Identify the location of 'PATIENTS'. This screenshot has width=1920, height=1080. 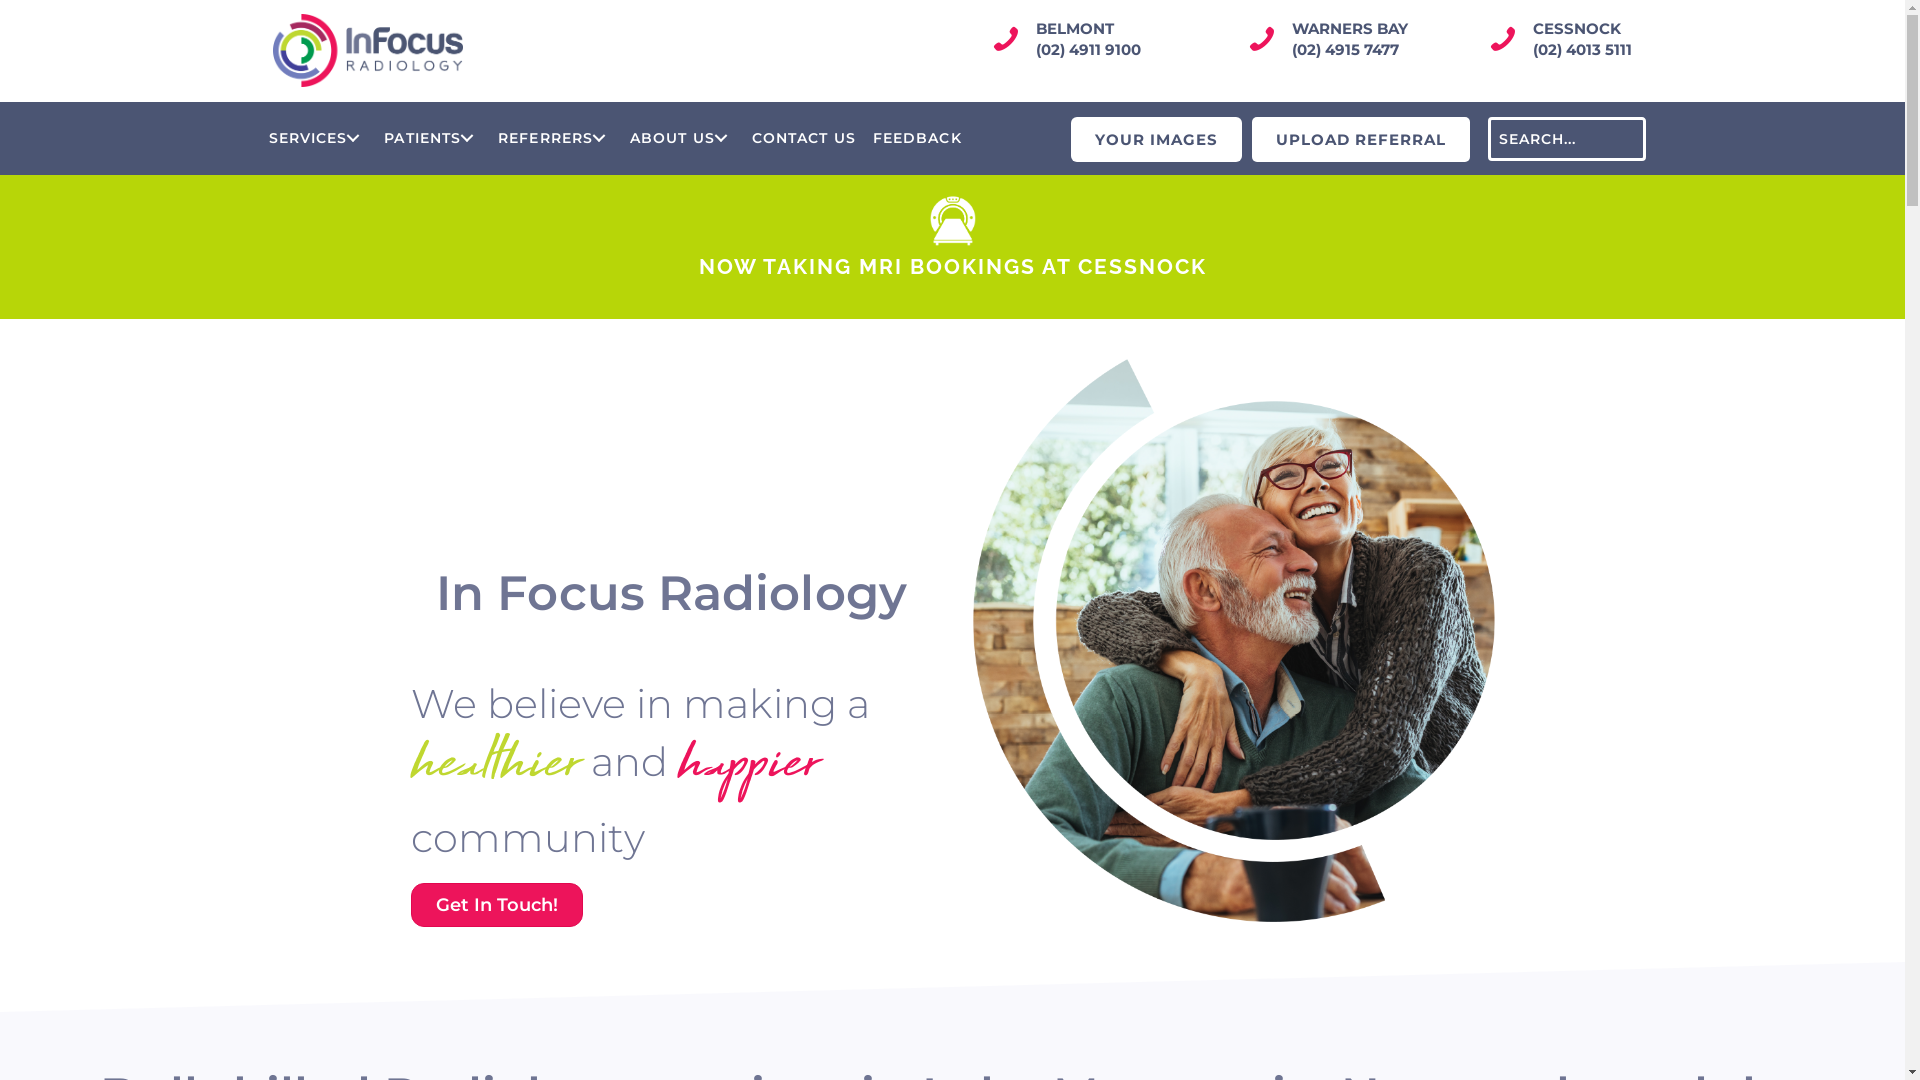
(378, 137).